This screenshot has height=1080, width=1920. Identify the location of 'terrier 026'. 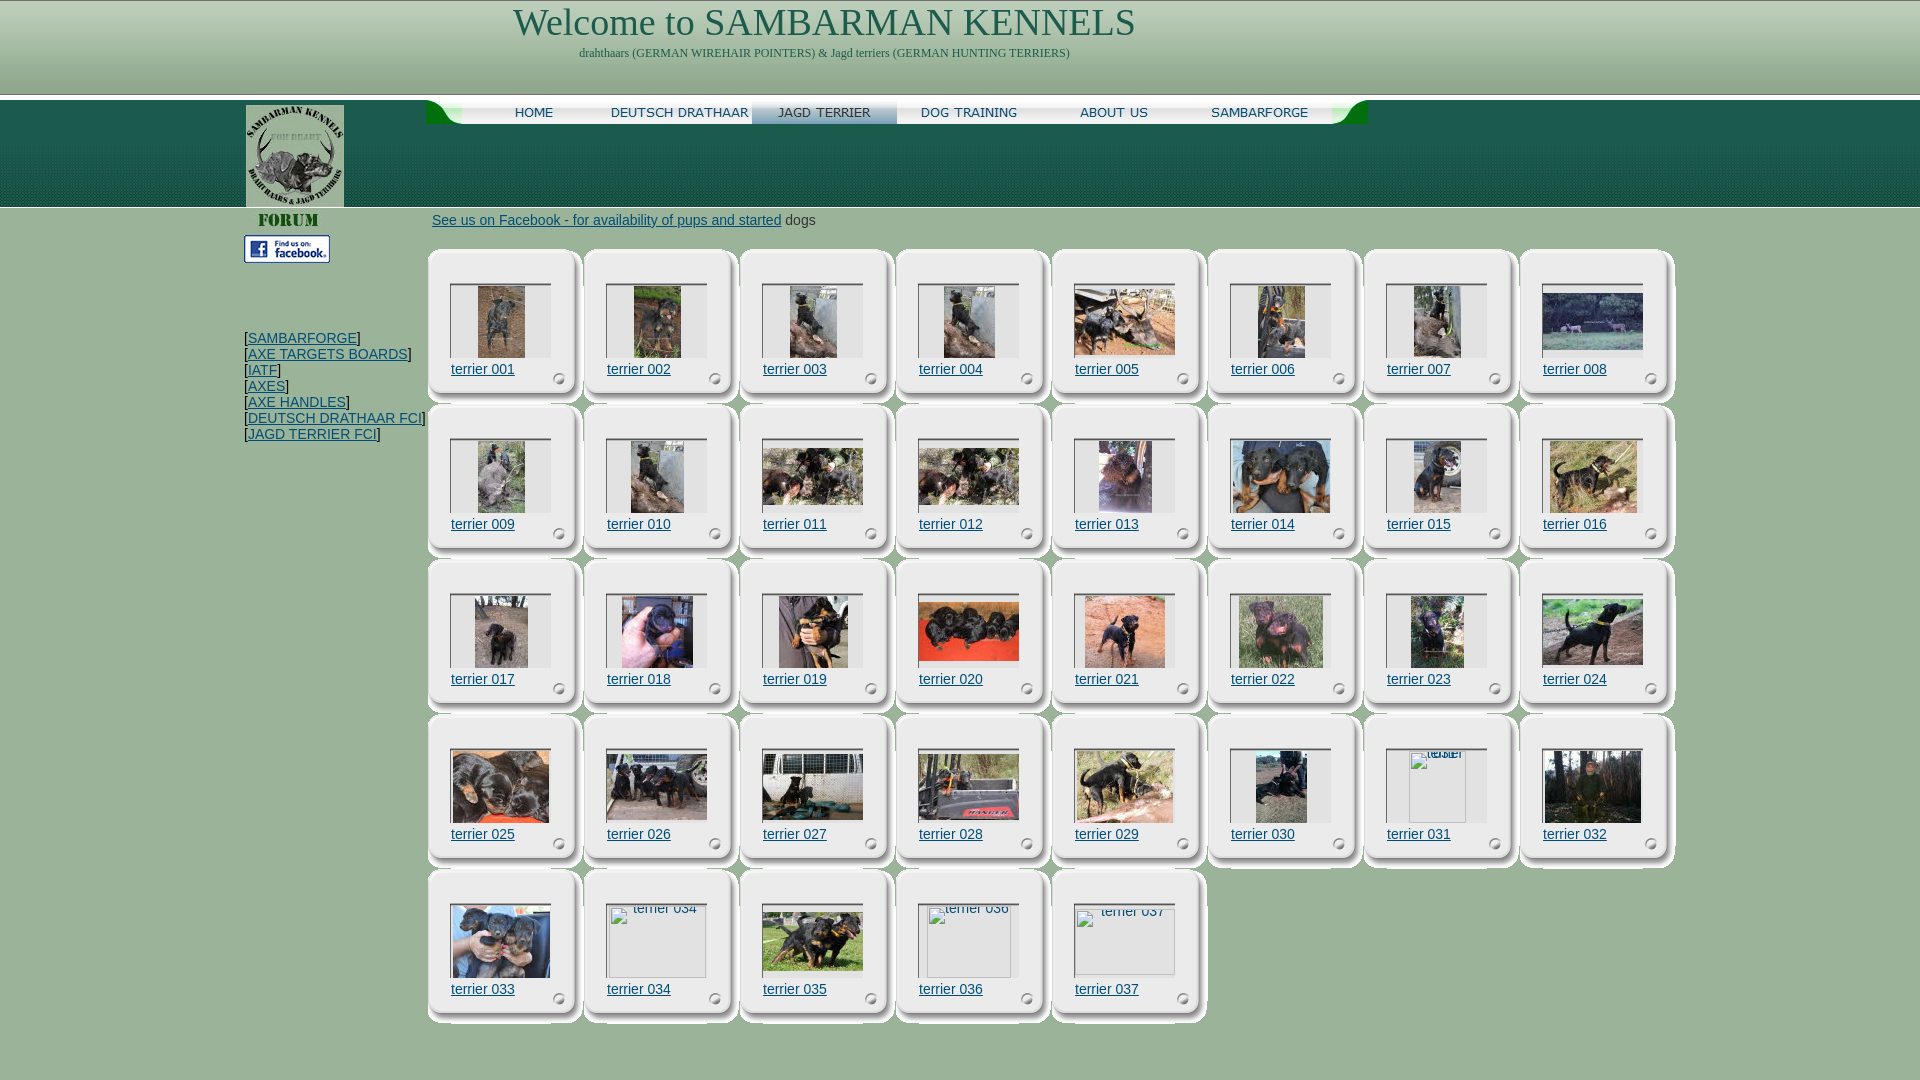
(605, 785).